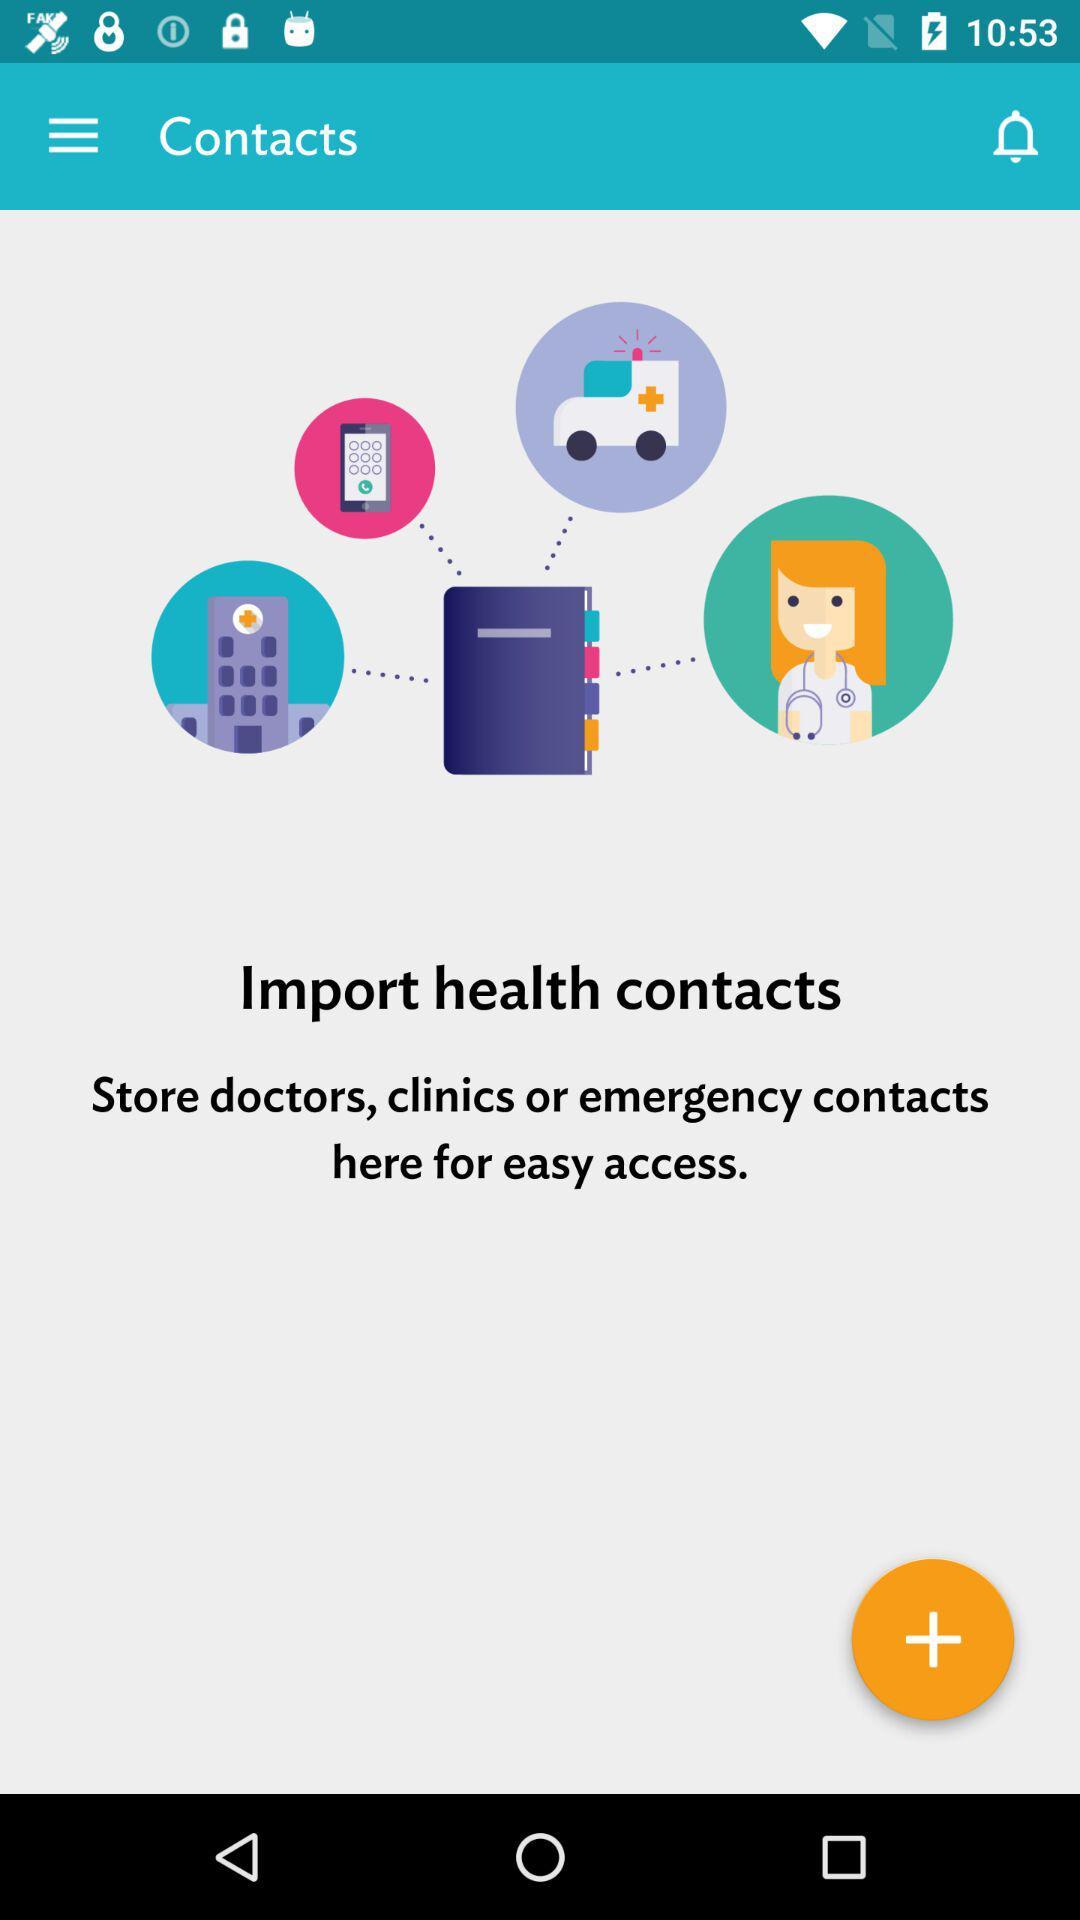  I want to click on the add icon, so click(933, 1646).